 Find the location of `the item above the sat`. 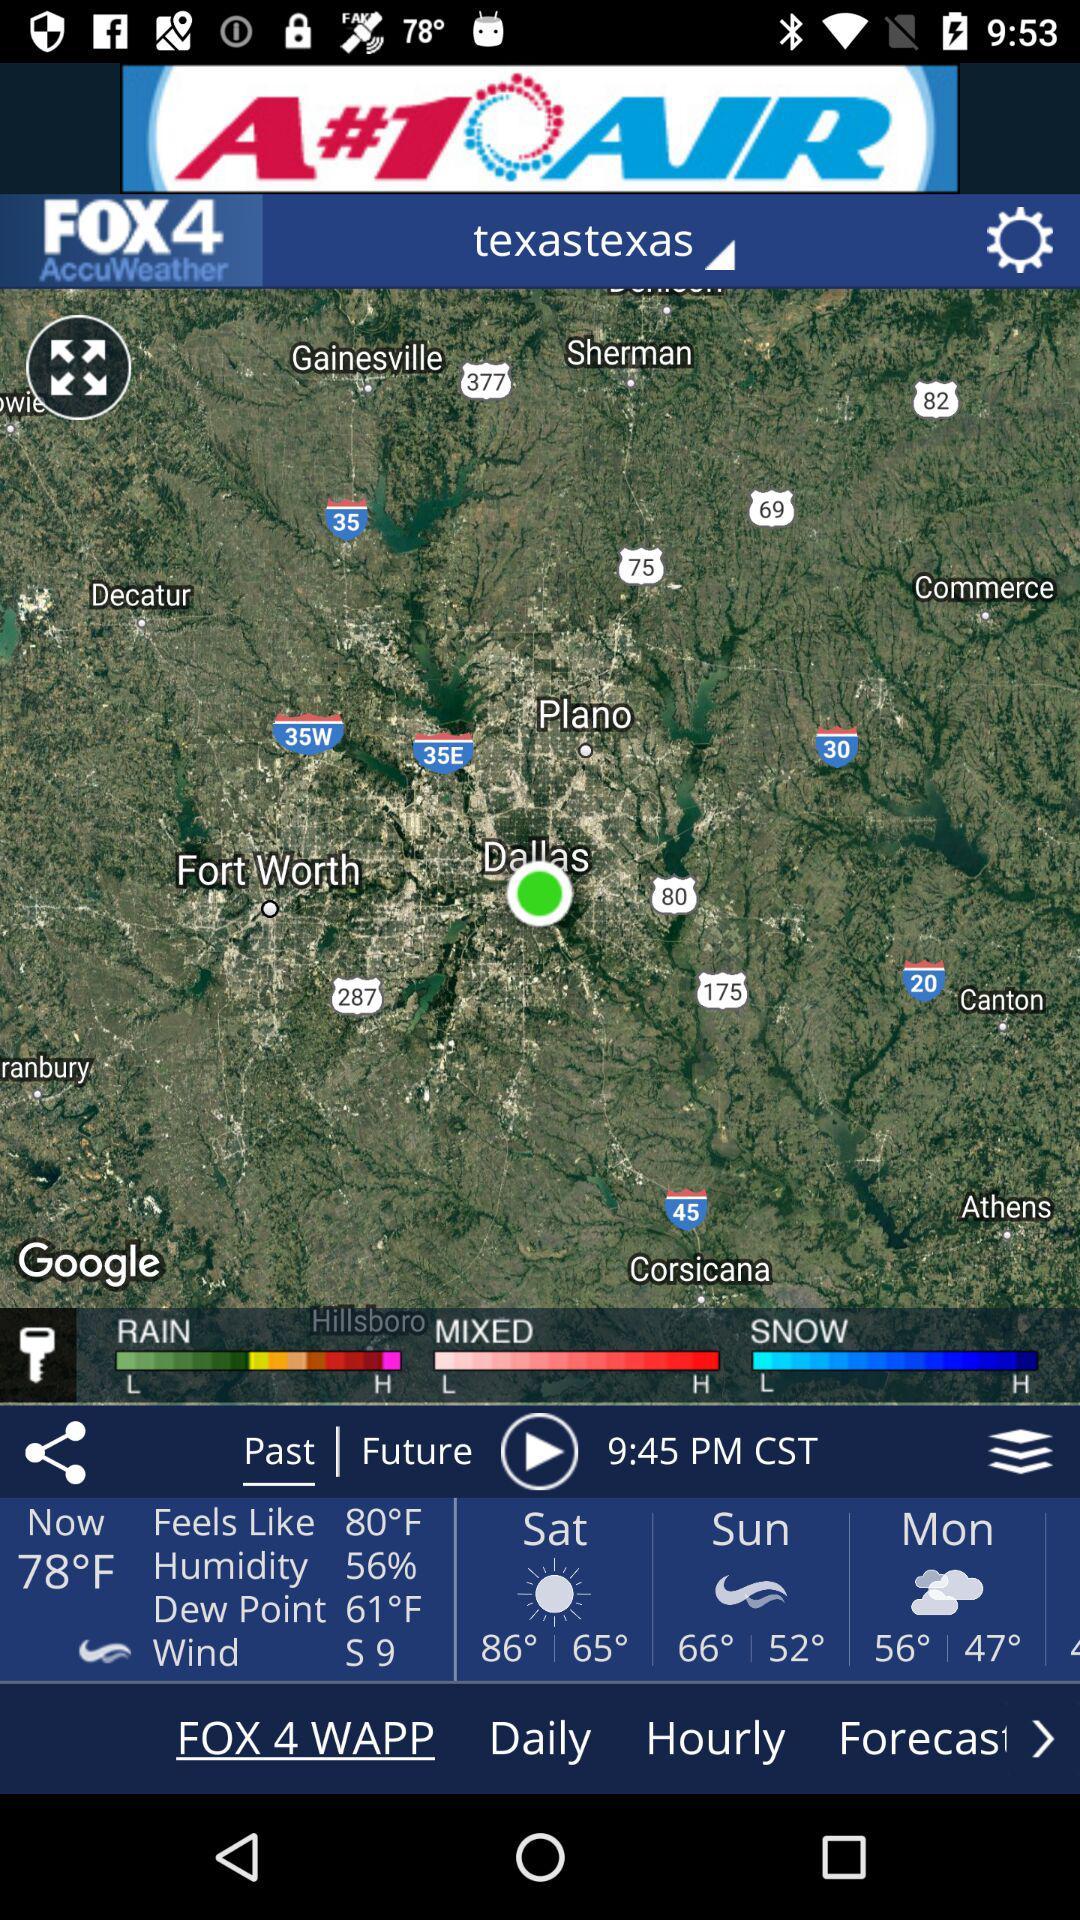

the item above the sat is located at coordinates (538, 1451).